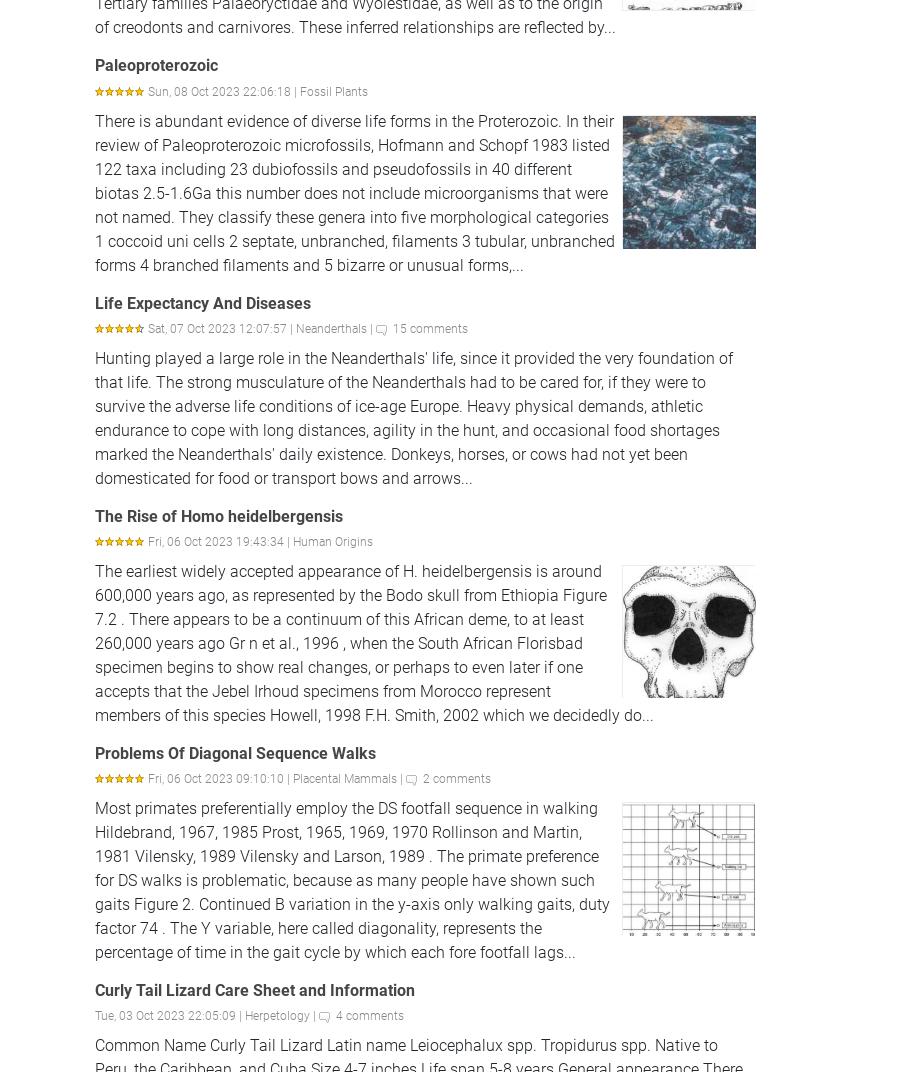 The height and width of the screenshot is (1072, 904). Describe the element at coordinates (343, 779) in the screenshot. I see `'Placental Mammals'` at that location.